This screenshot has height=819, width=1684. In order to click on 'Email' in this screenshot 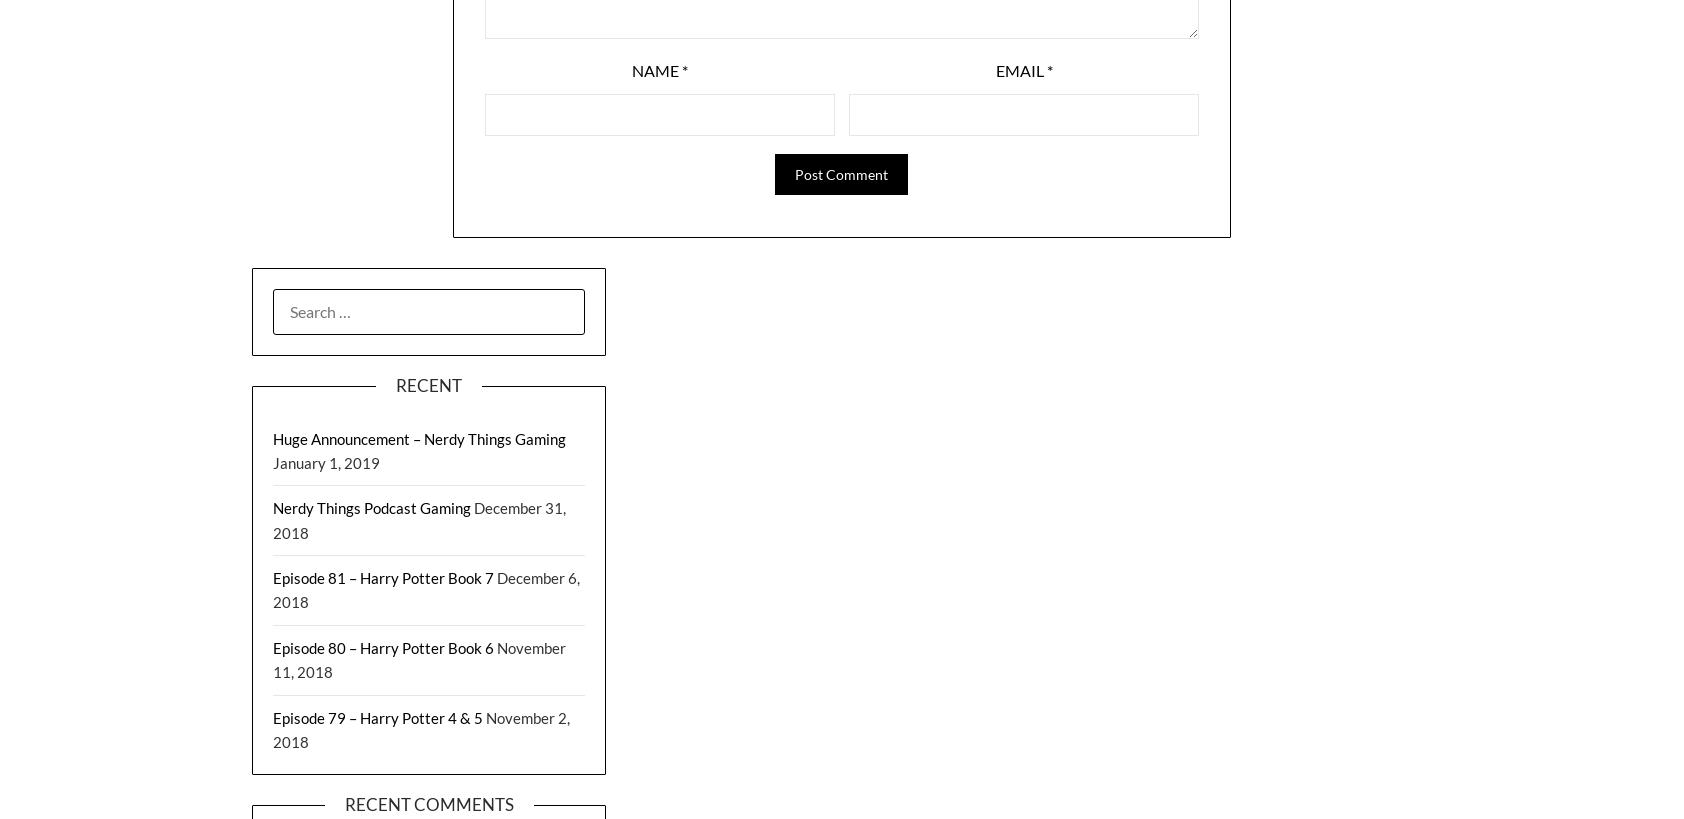, I will do `click(1019, 70)`.